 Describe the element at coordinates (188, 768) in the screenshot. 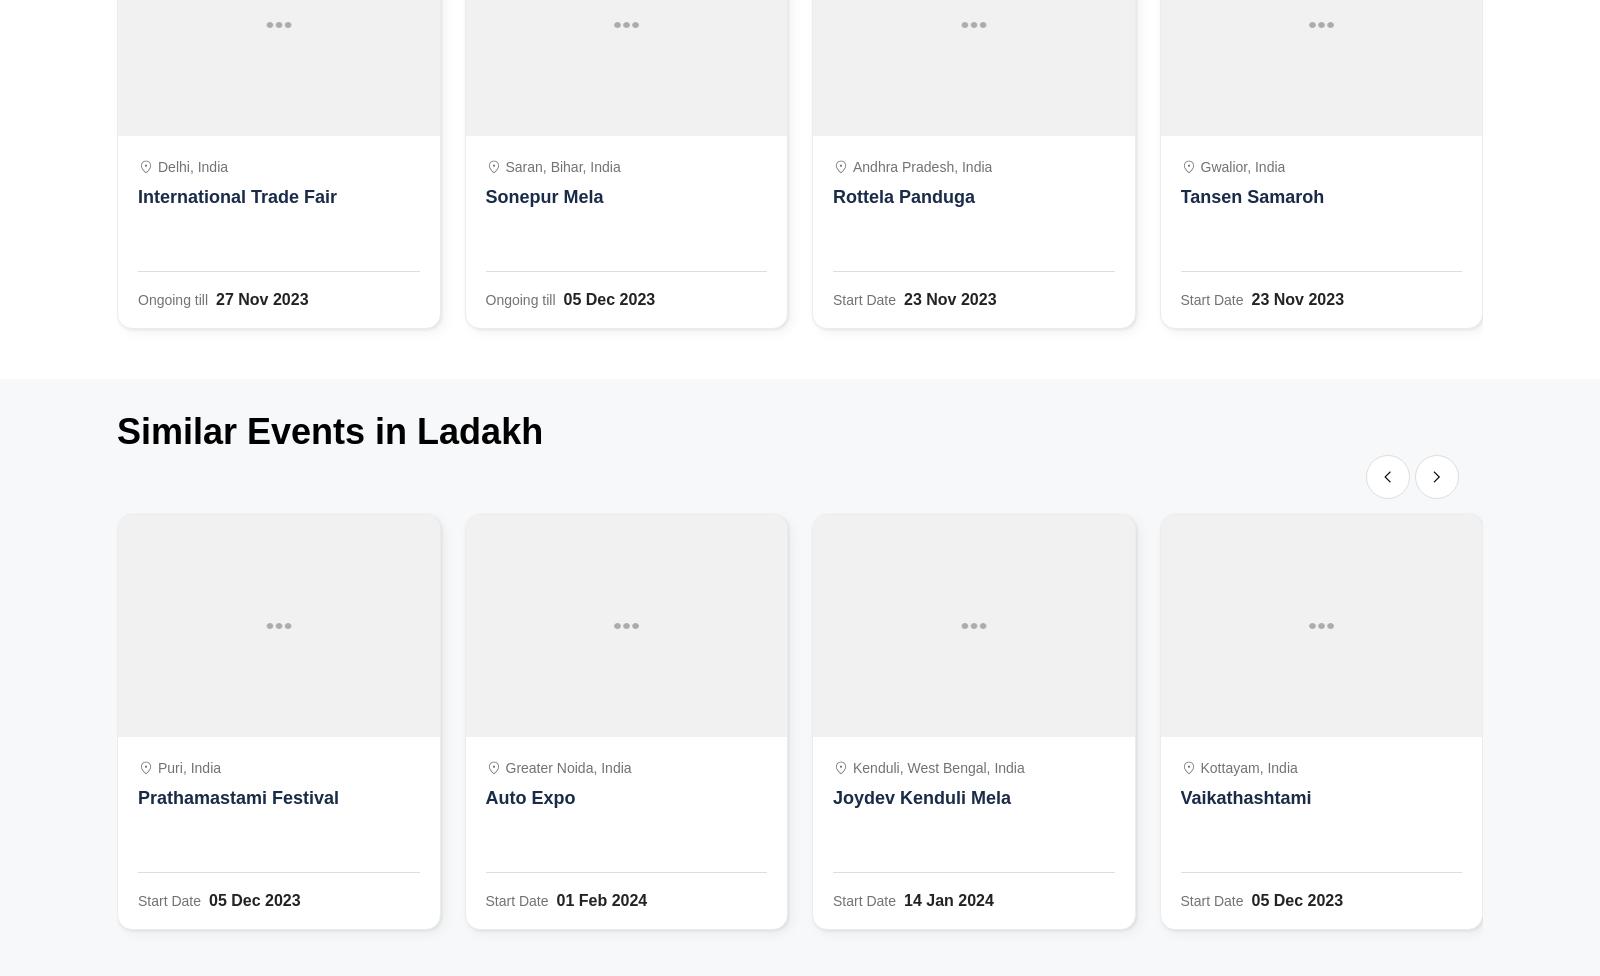

I see `'Puri, India'` at that location.